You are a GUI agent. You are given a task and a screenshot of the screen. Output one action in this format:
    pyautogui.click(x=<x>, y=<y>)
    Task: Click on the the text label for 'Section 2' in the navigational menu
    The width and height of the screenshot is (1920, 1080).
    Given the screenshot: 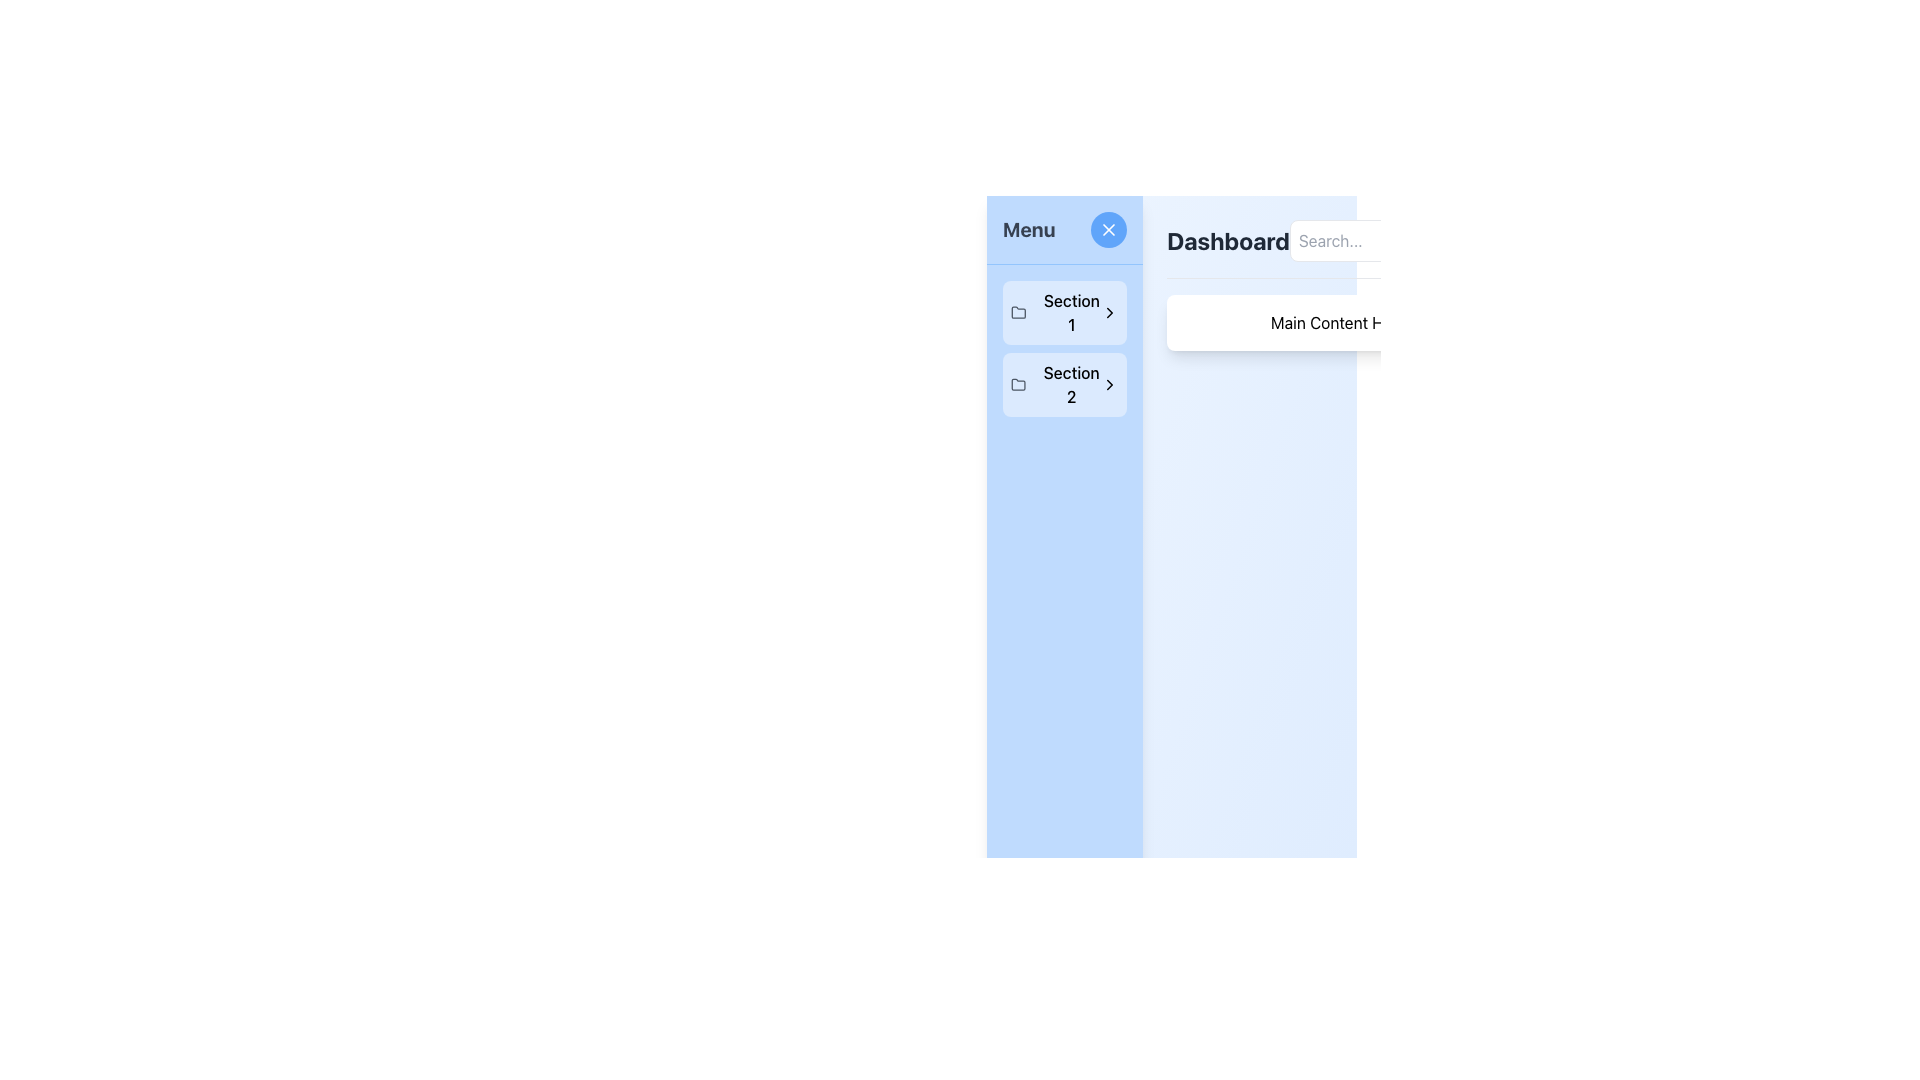 What is the action you would take?
    pyautogui.click(x=1070, y=385)
    